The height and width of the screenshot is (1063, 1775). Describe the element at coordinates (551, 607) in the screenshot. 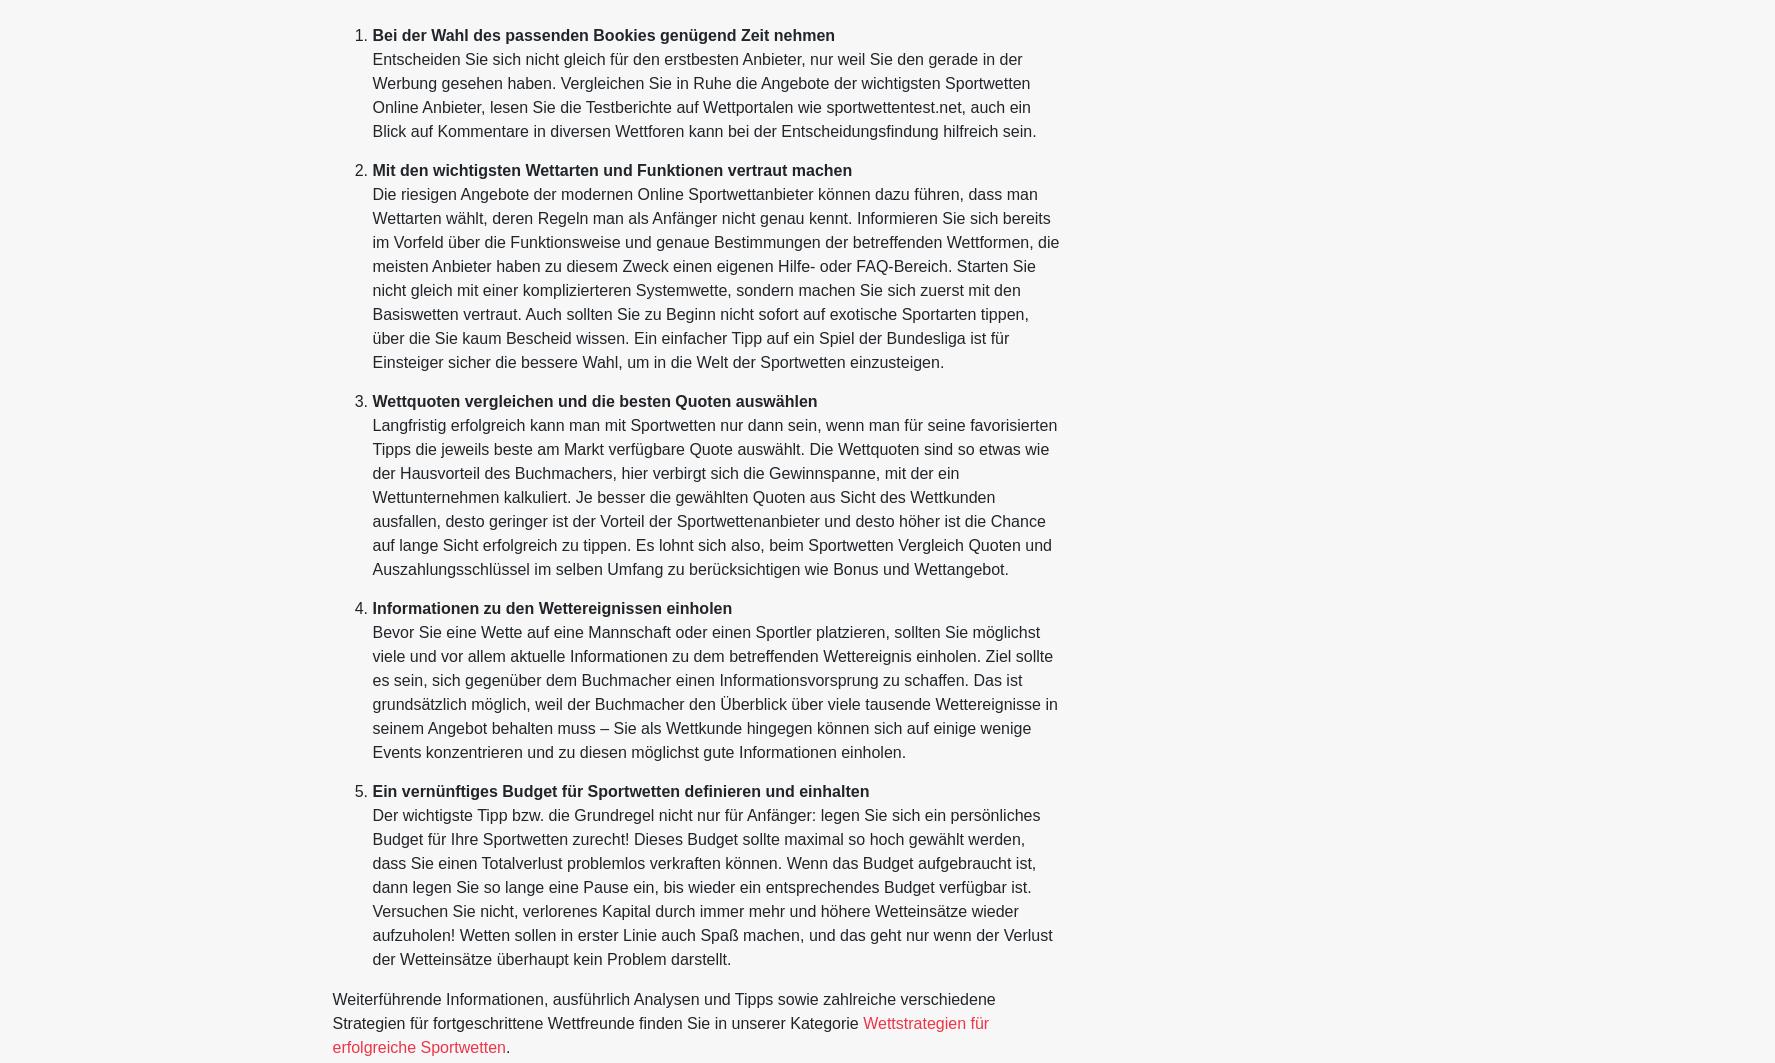

I see `'Informationen zu den Wettereignissen einholen'` at that location.